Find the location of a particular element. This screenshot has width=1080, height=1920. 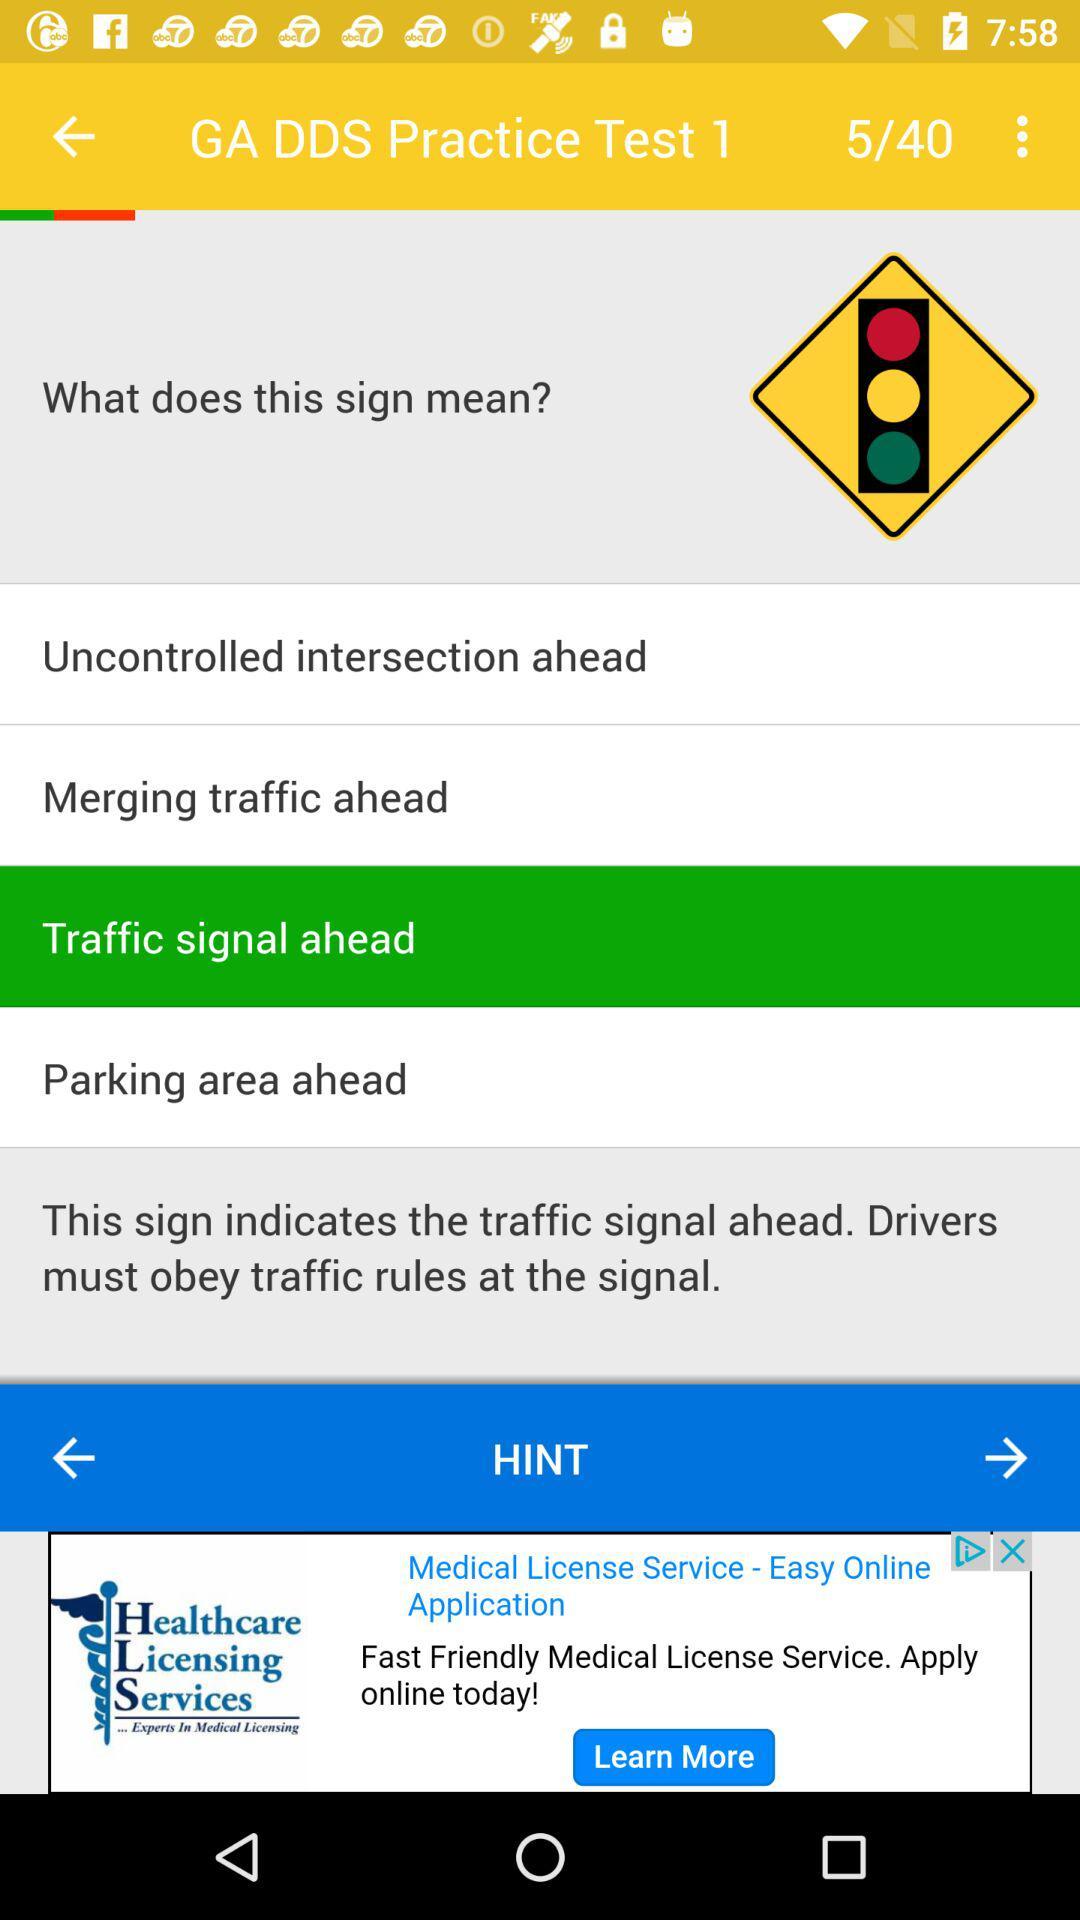

go back is located at coordinates (72, 1458).